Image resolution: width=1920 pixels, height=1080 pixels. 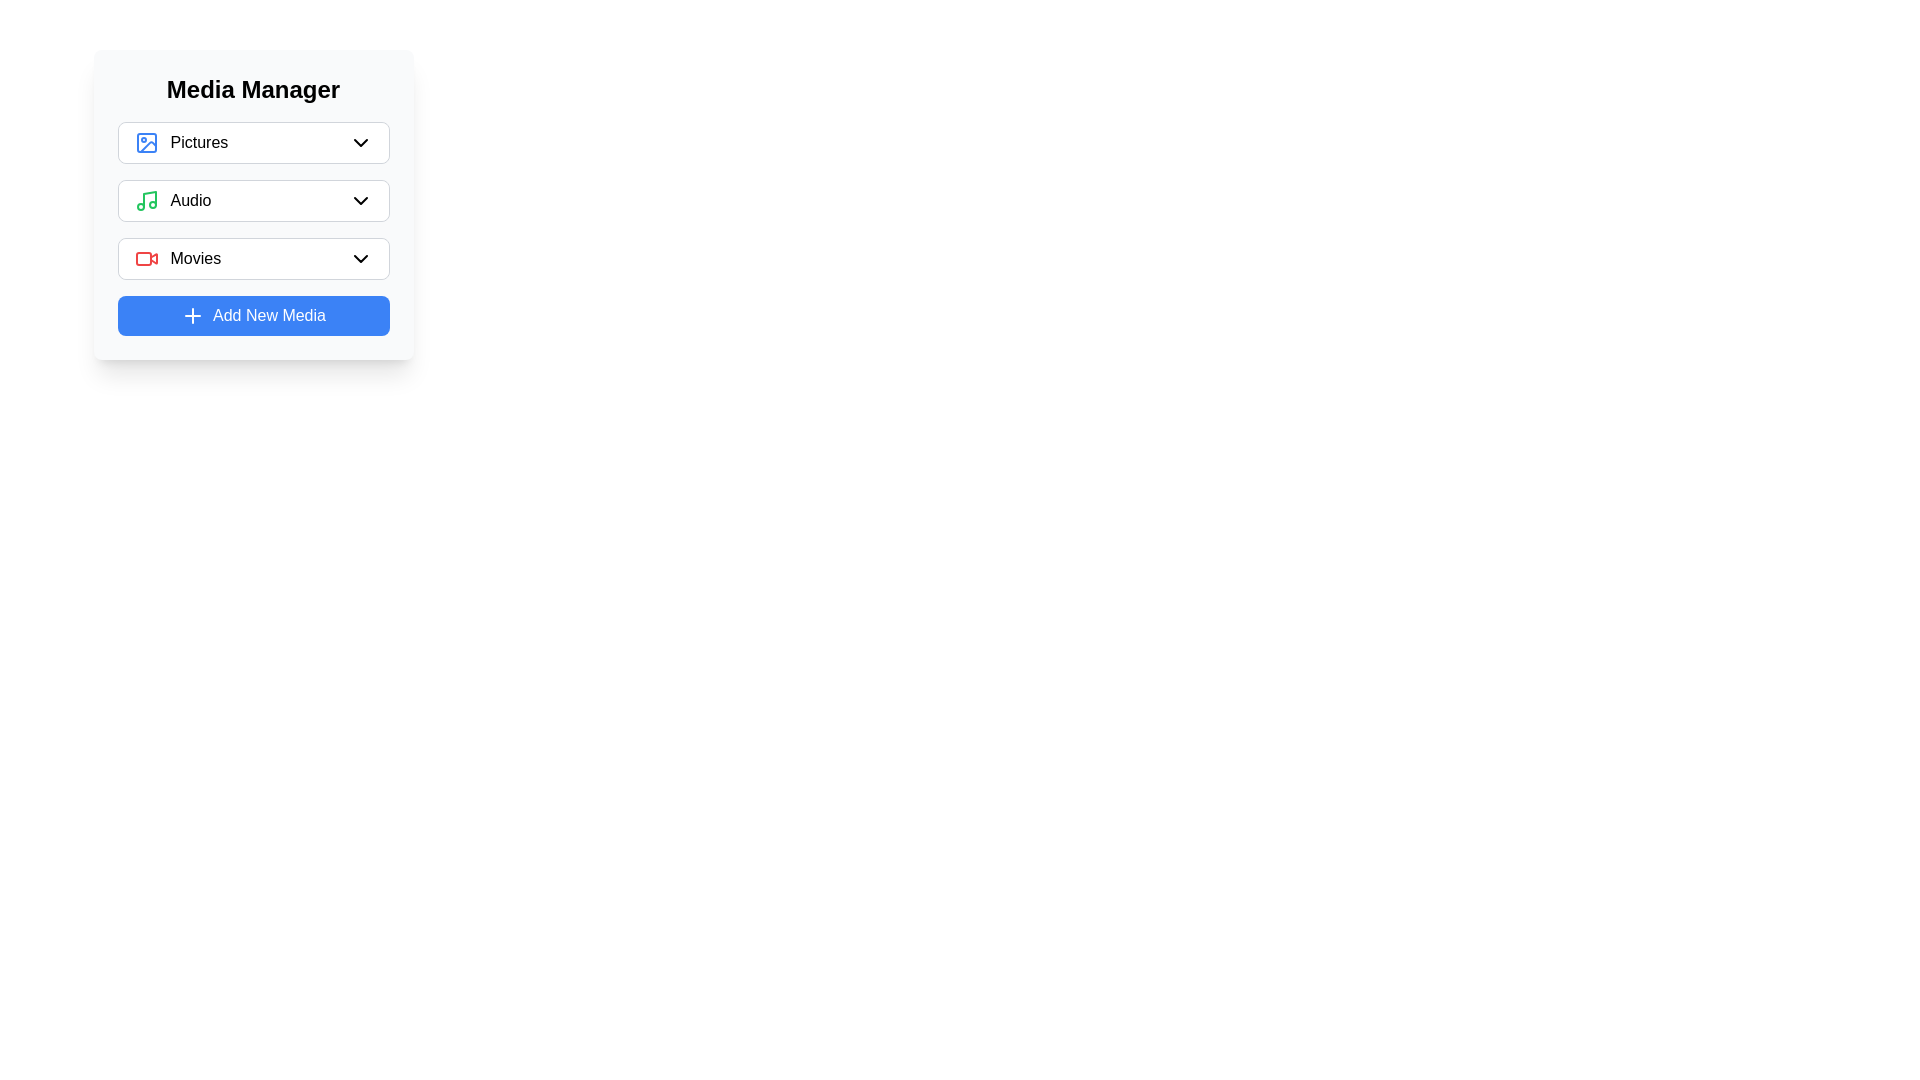 What do you see at coordinates (252, 141) in the screenshot?
I see `the 'Pictures' interactive list item within the 'Media Manager' card for keyboard navigation` at bounding box center [252, 141].